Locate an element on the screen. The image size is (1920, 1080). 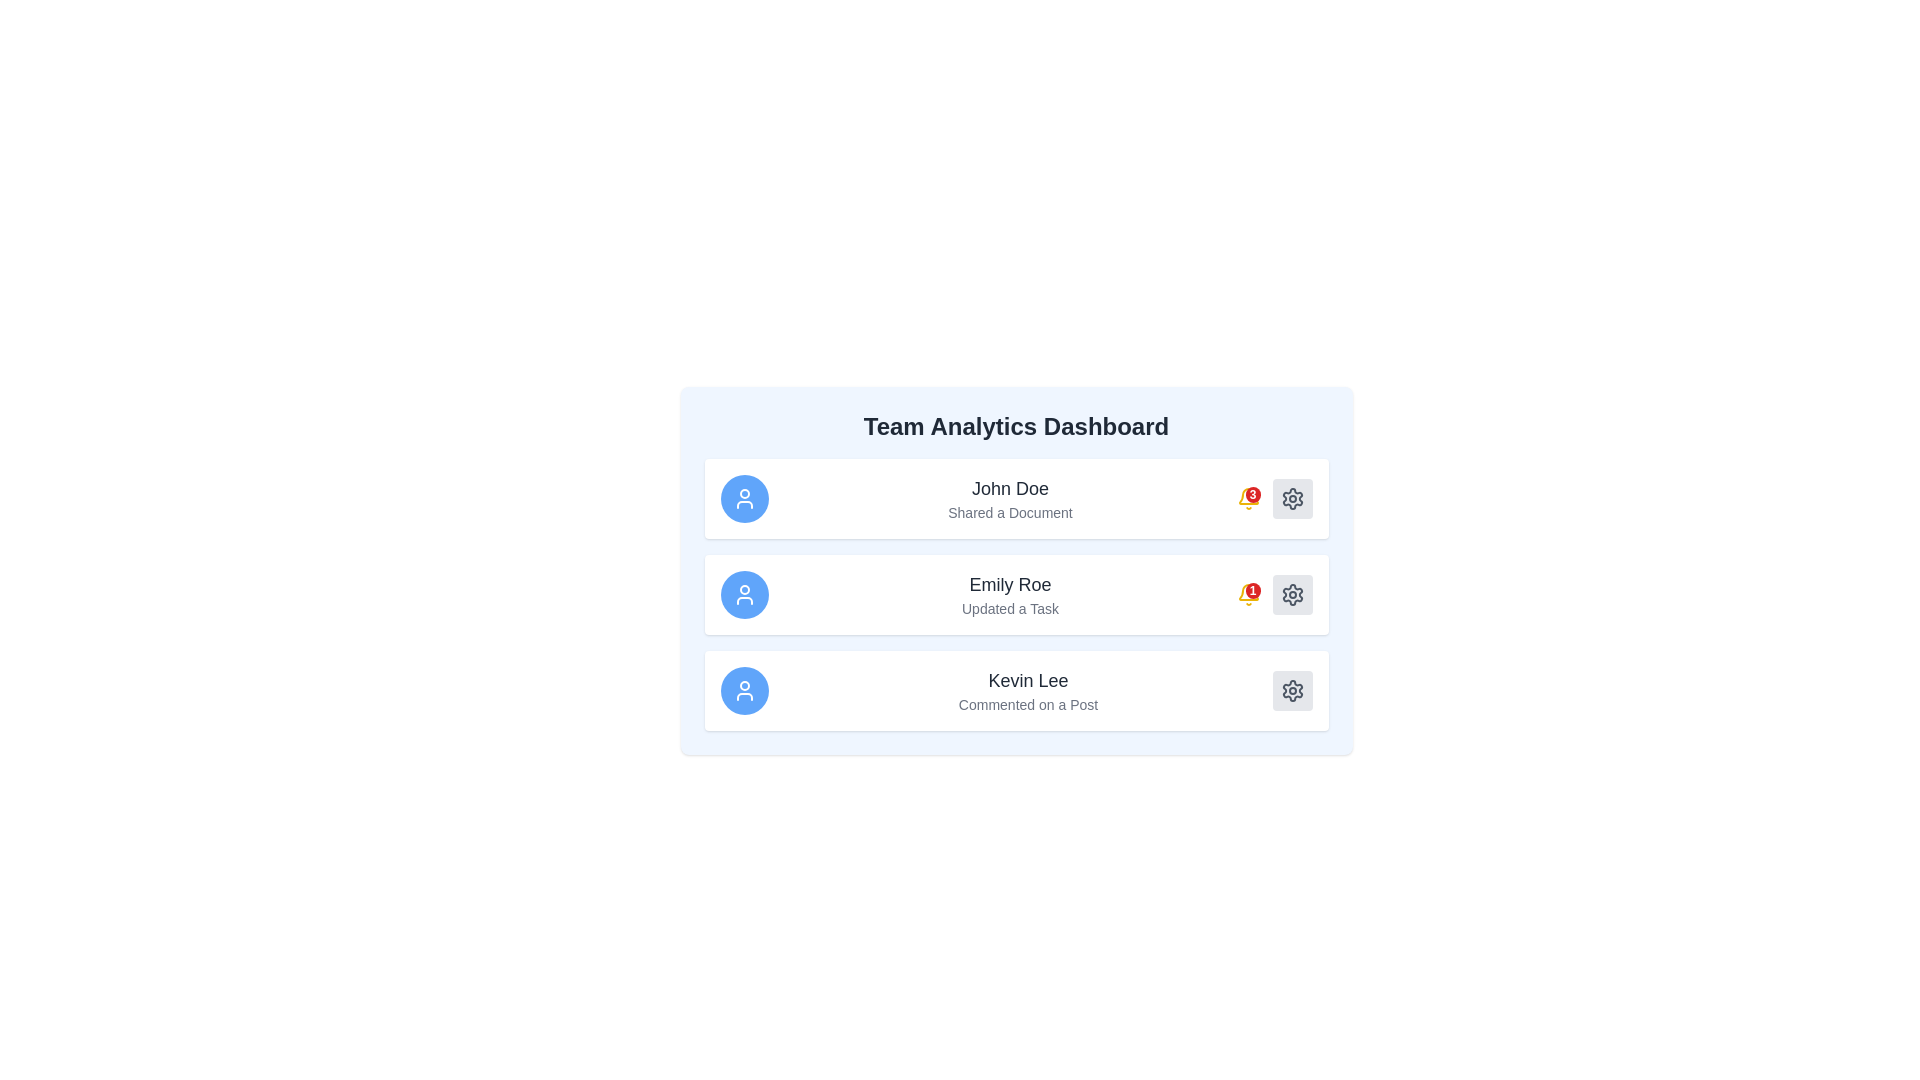
the activity log element displaying 'Emily Roe' and 'Updated a Task', which is positioned centrally in the middle row of the activity list on the dashboard is located at coordinates (1010, 593).